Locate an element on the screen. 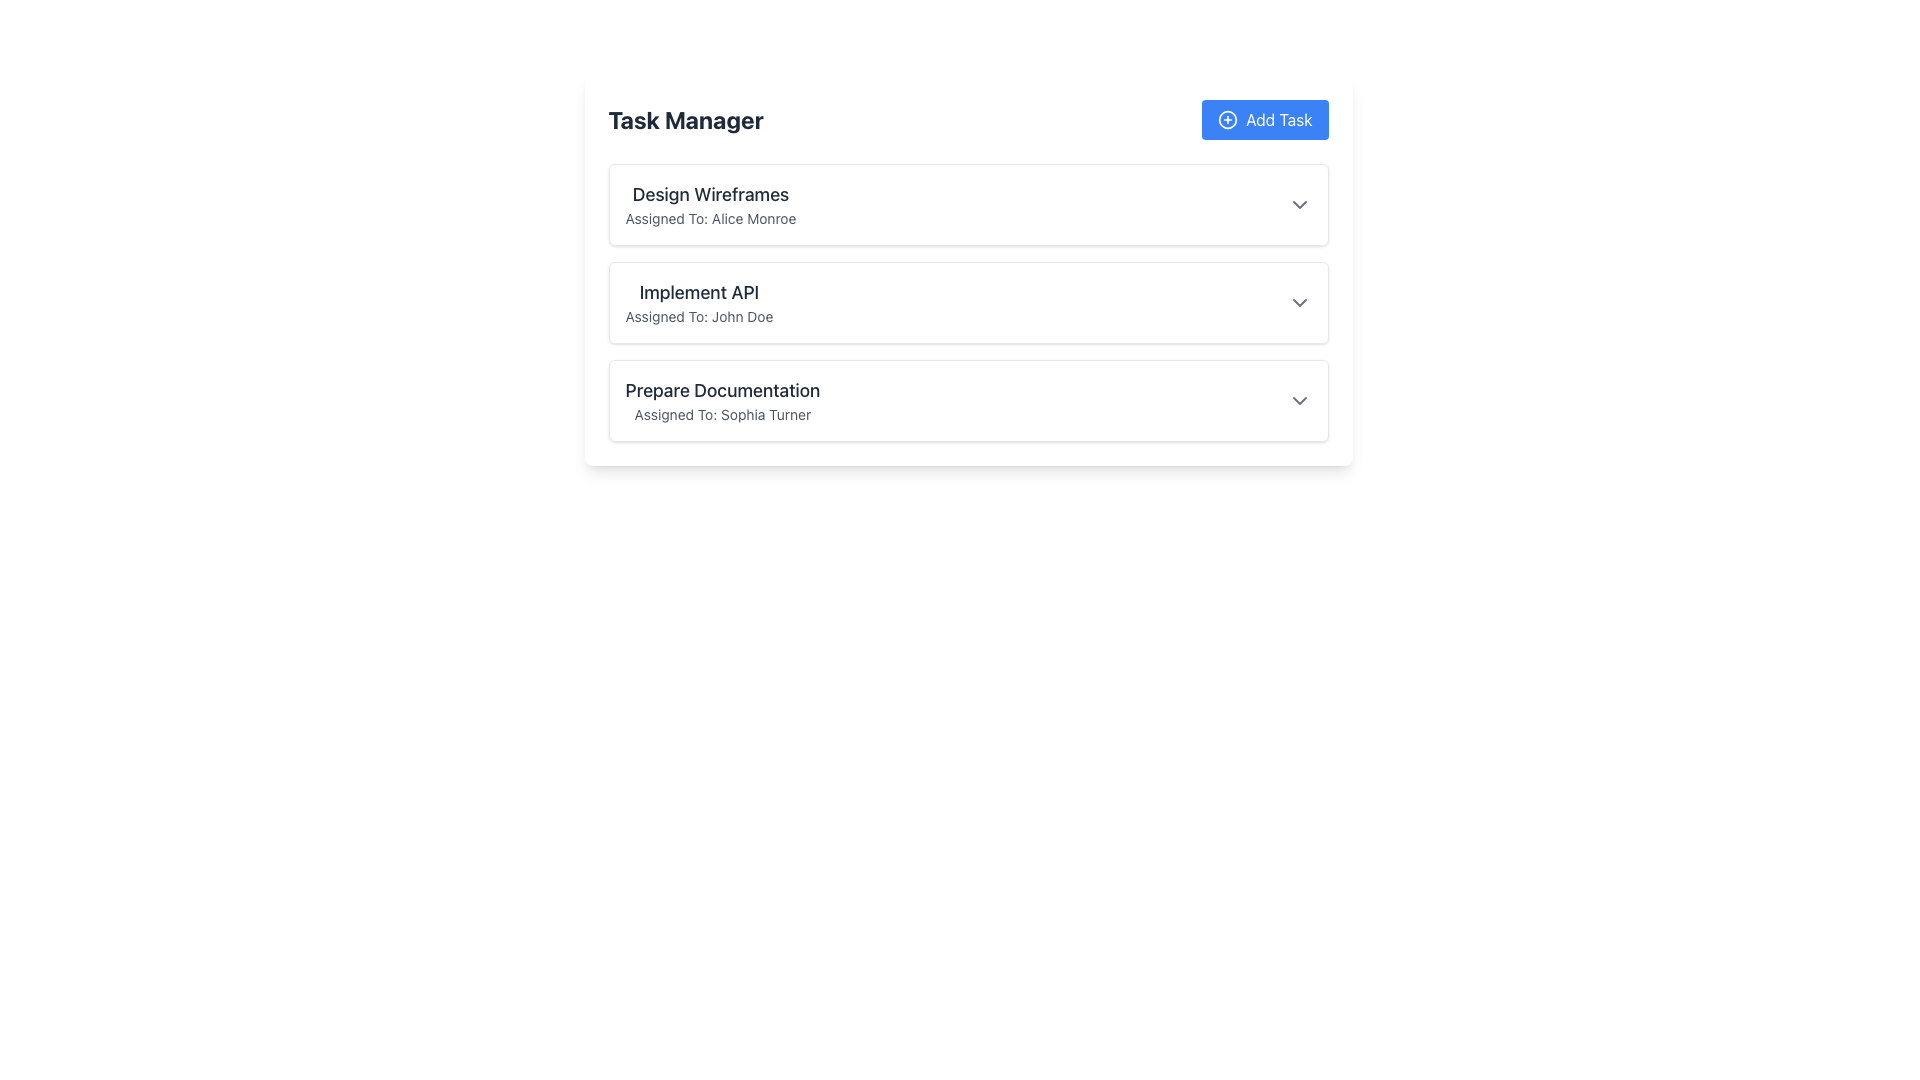  the task card named 'Implement API' assigned is located at coordinates (968, 303).